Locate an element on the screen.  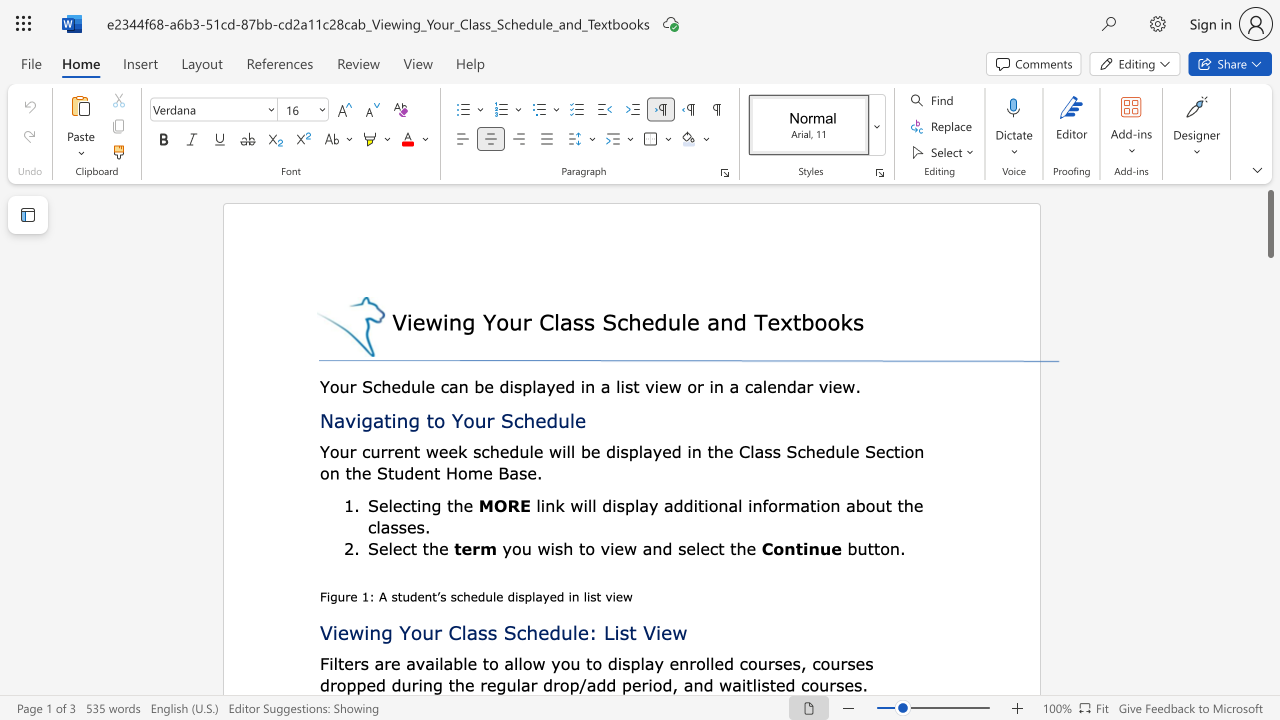
the scrollbar to scroll downward is located at coordinates (1269, 290).